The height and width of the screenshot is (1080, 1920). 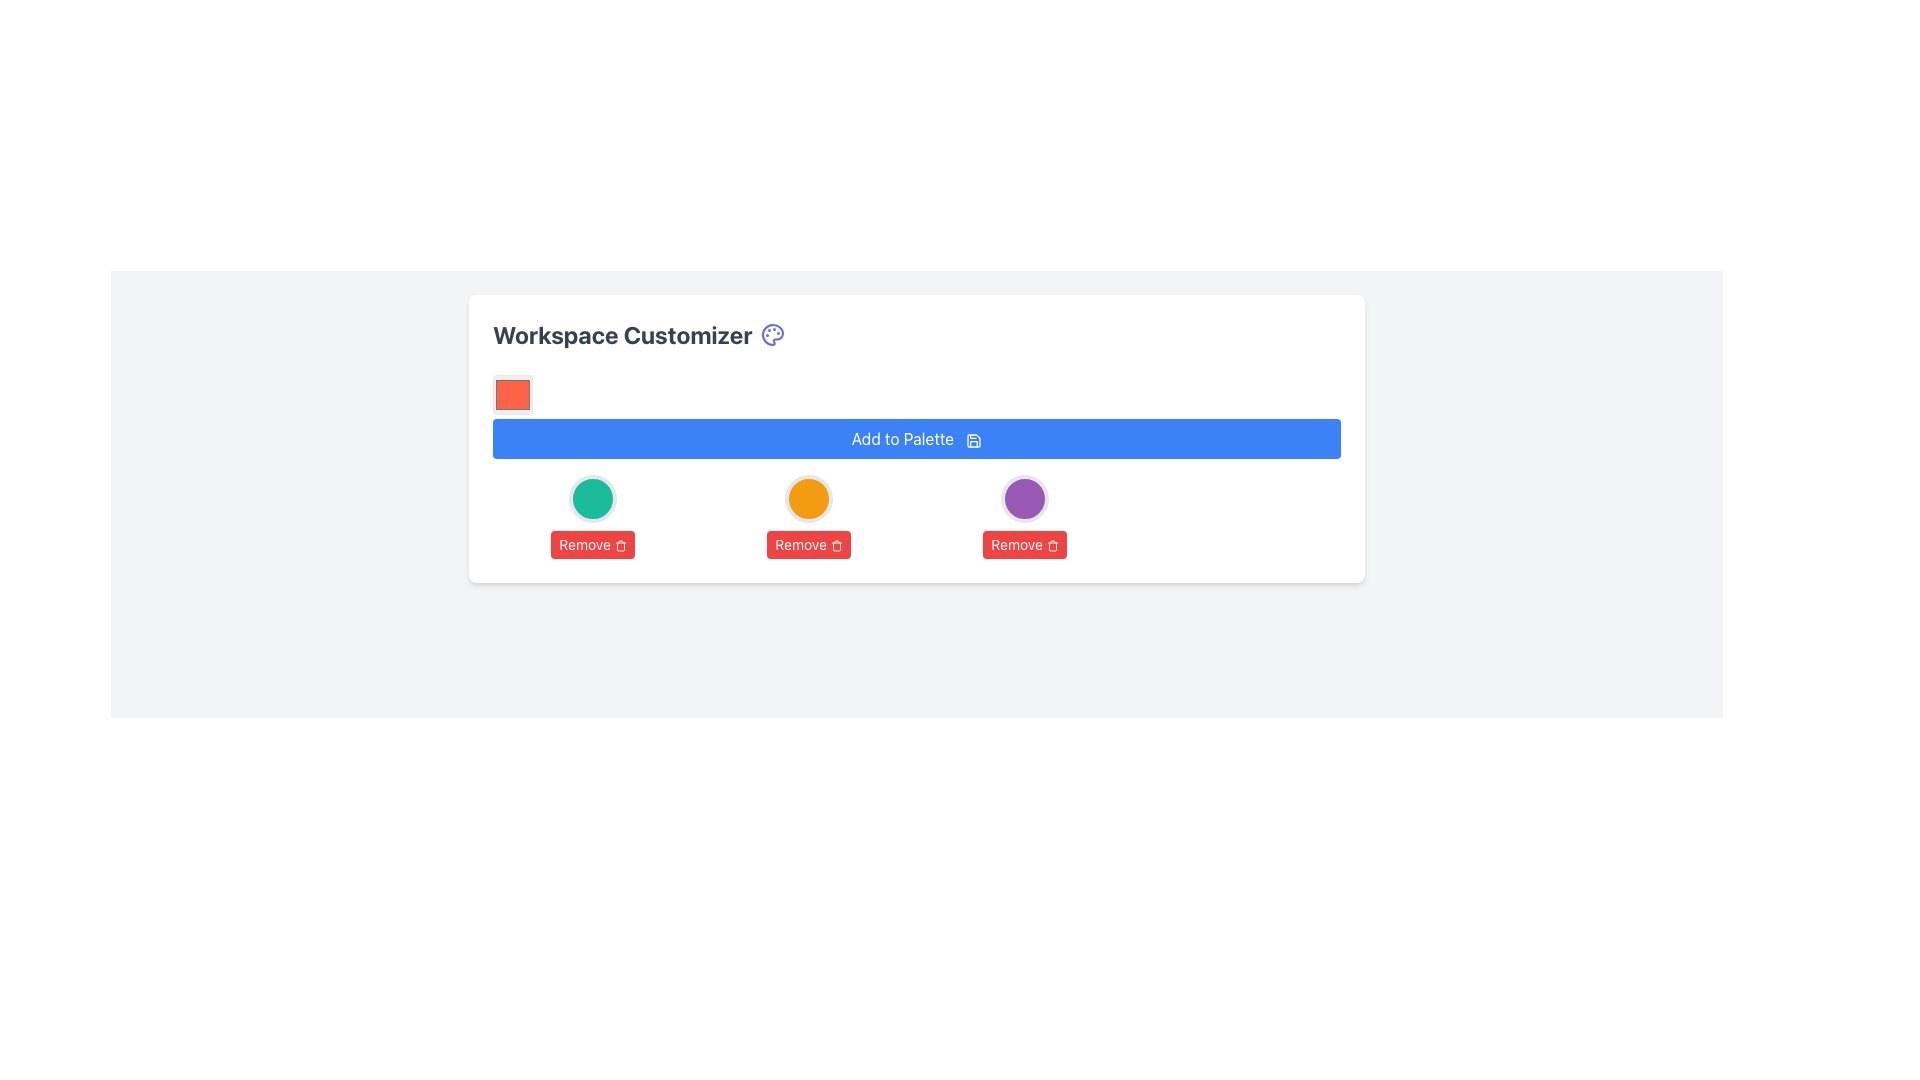 What do you see at coordinates (915, 415) in the screenshot?
I see `the button that allows users to add a selected color or item to a palette to observe any styling changes` at bounding box center [915, 415].